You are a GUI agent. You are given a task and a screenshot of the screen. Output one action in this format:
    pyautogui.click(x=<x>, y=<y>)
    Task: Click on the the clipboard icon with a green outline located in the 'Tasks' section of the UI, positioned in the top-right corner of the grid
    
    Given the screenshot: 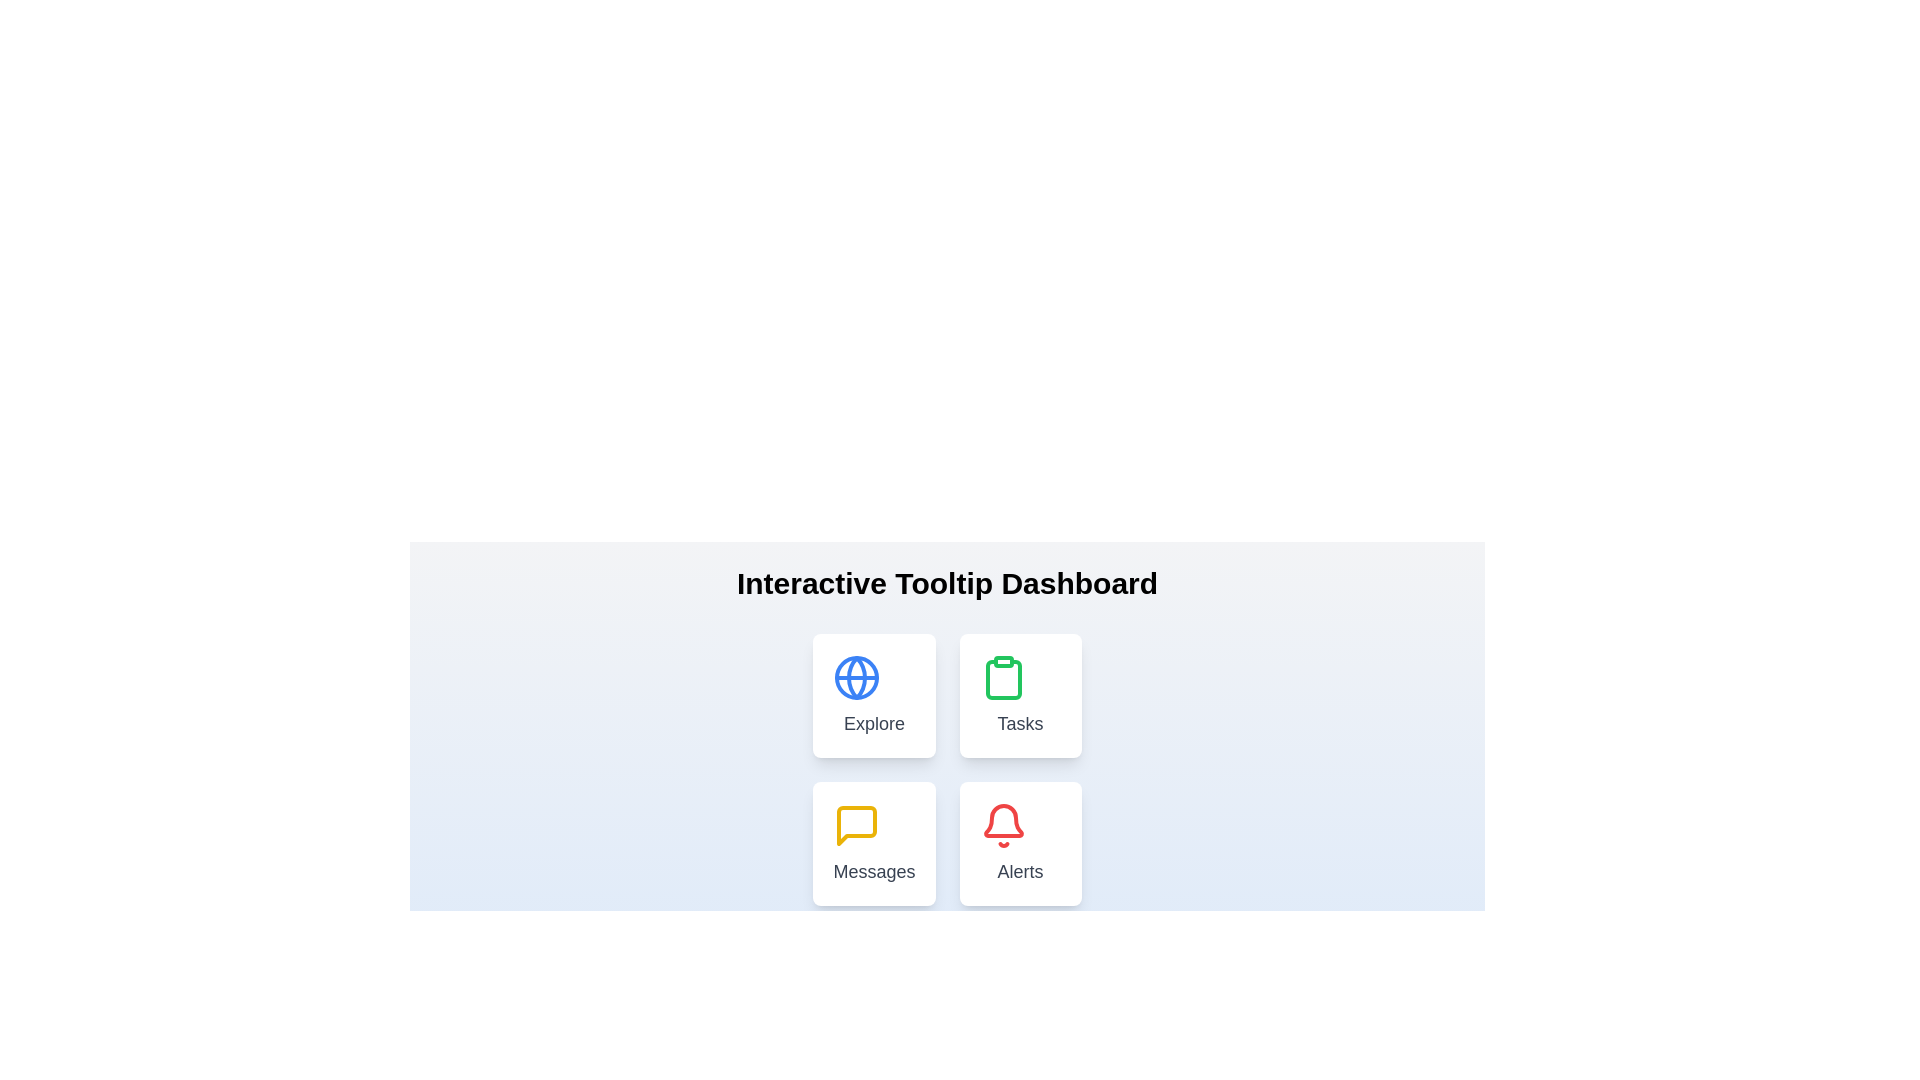 What is the action you would take?
    pyautogui.click(x=1003, y=677)
    